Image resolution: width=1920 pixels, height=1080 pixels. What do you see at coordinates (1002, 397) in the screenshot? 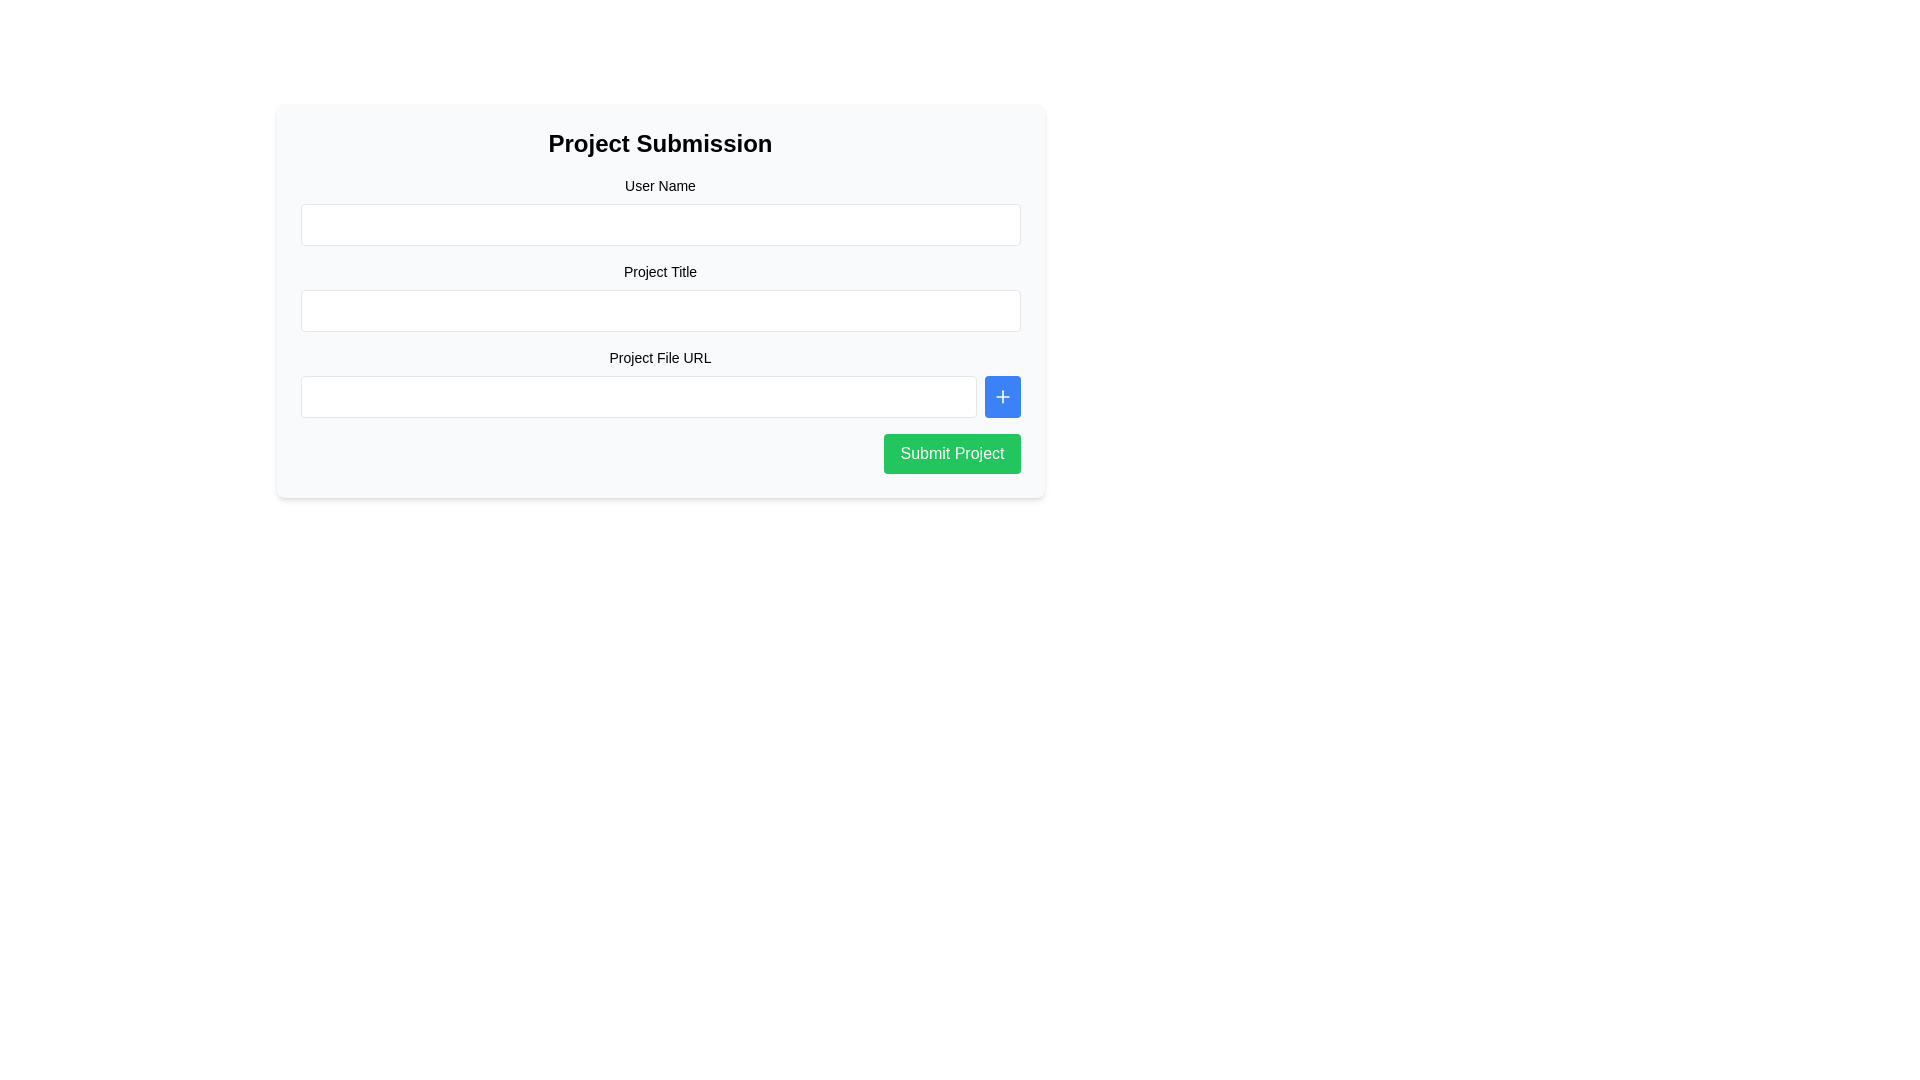
I see `keyboard navigation` at bounding box center [1002, 397].